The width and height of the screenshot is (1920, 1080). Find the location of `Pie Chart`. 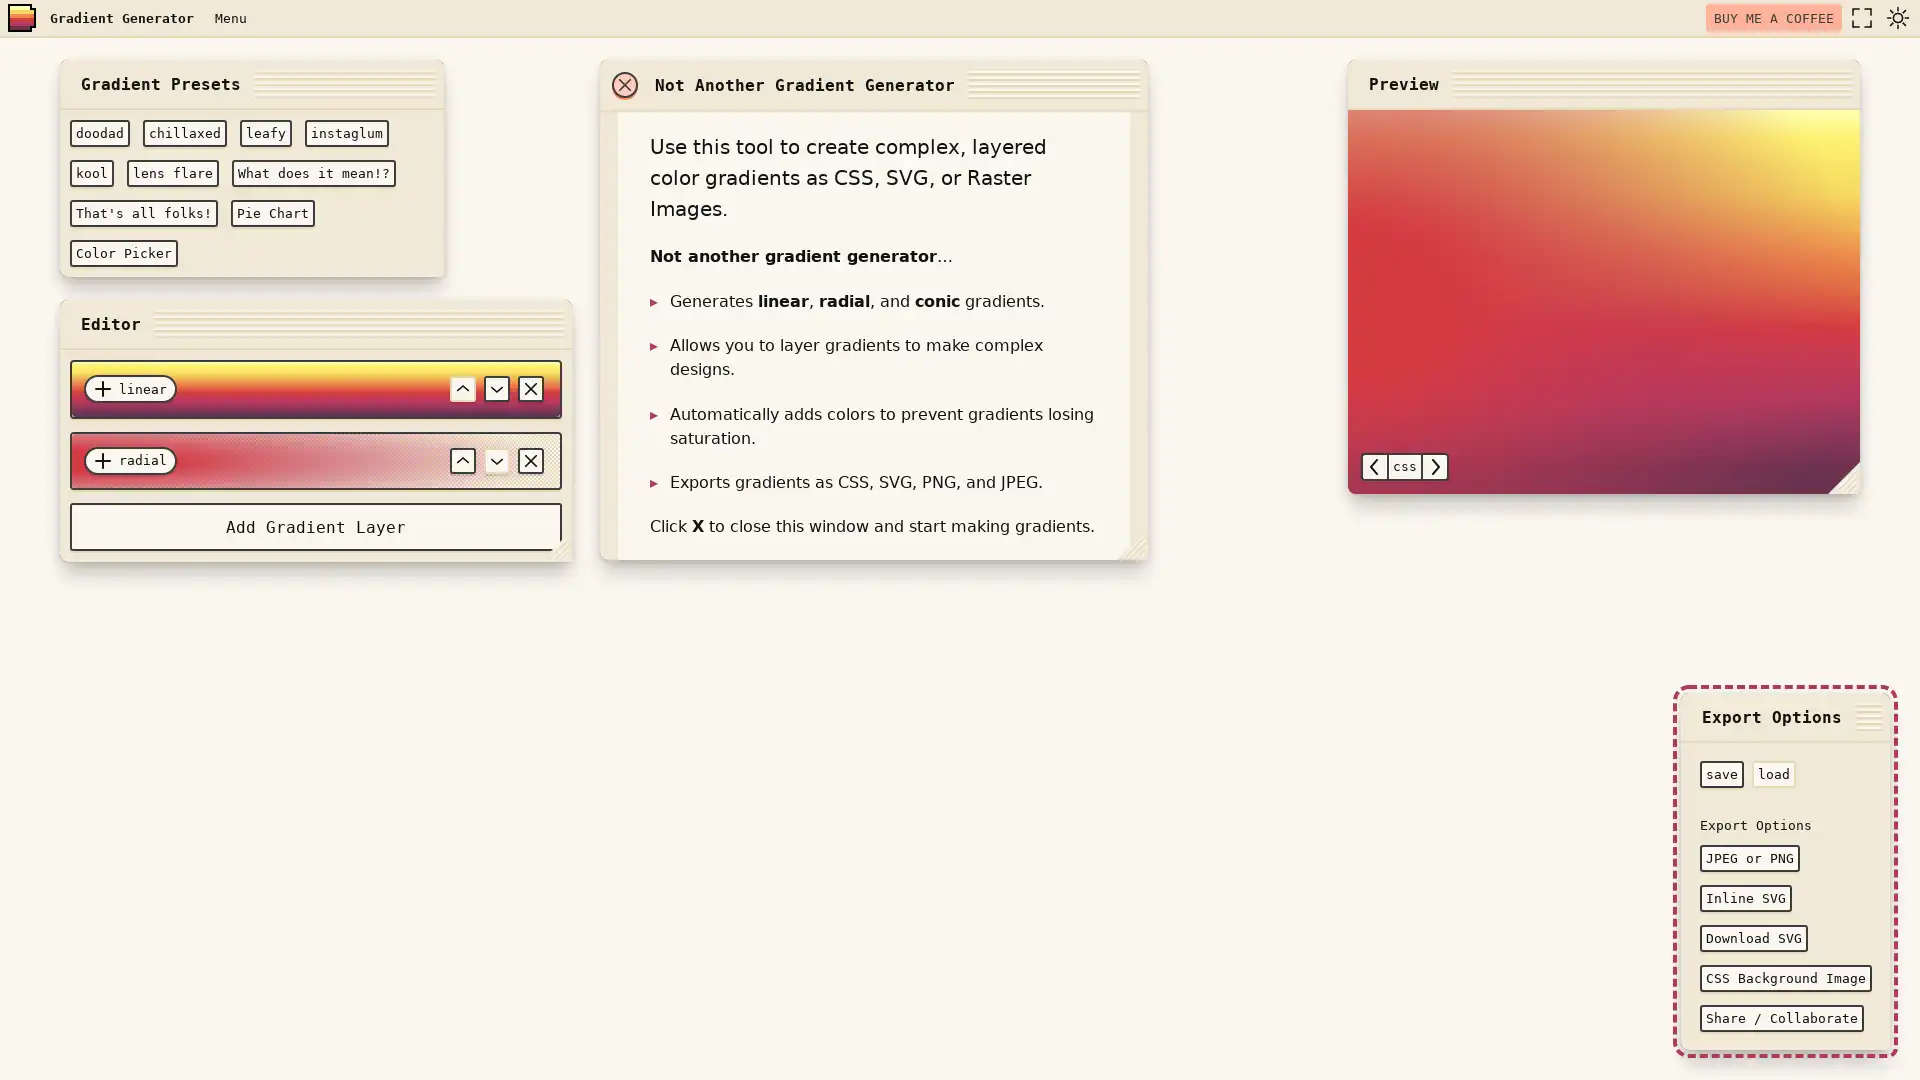

Pie Chart is located at coordinates (272, 212).